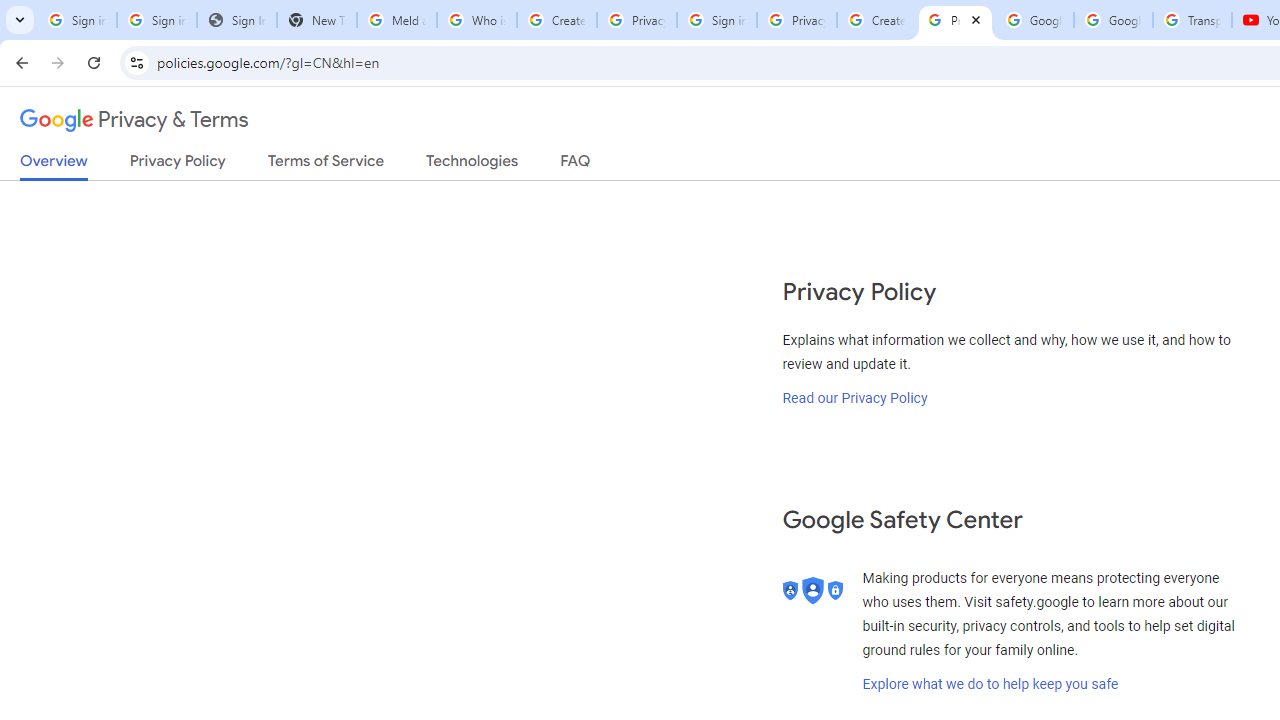 The image size is (1280, 720). I want to click on 'Create your Google Account', so click(876, 20).